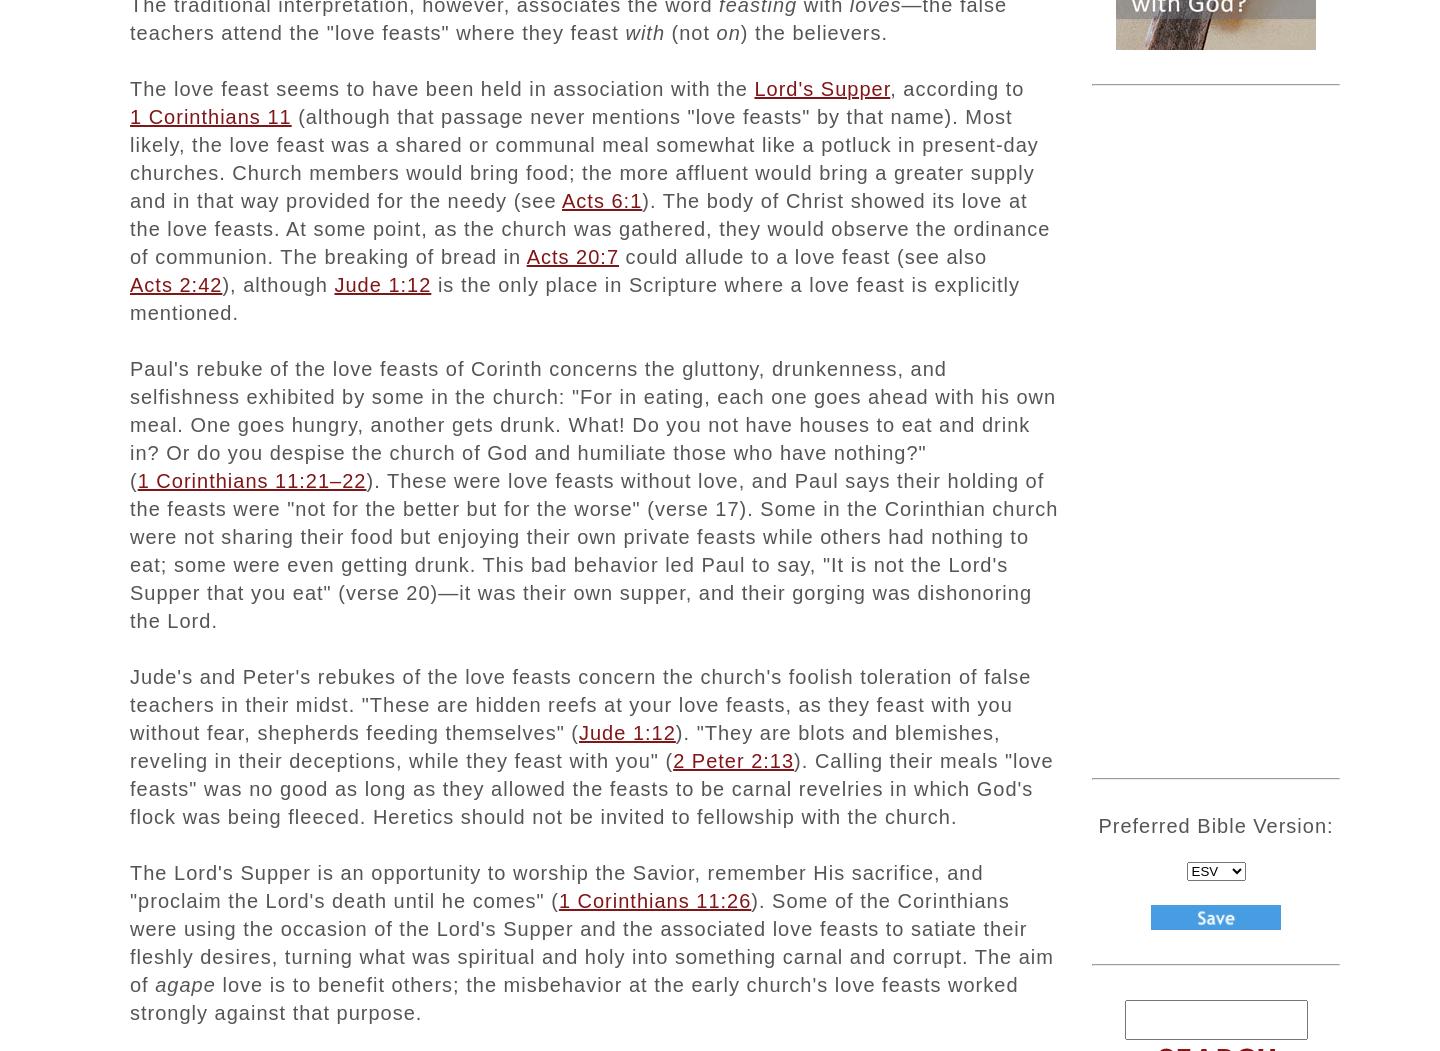  I want to click on ', according to', so click(957, 87).